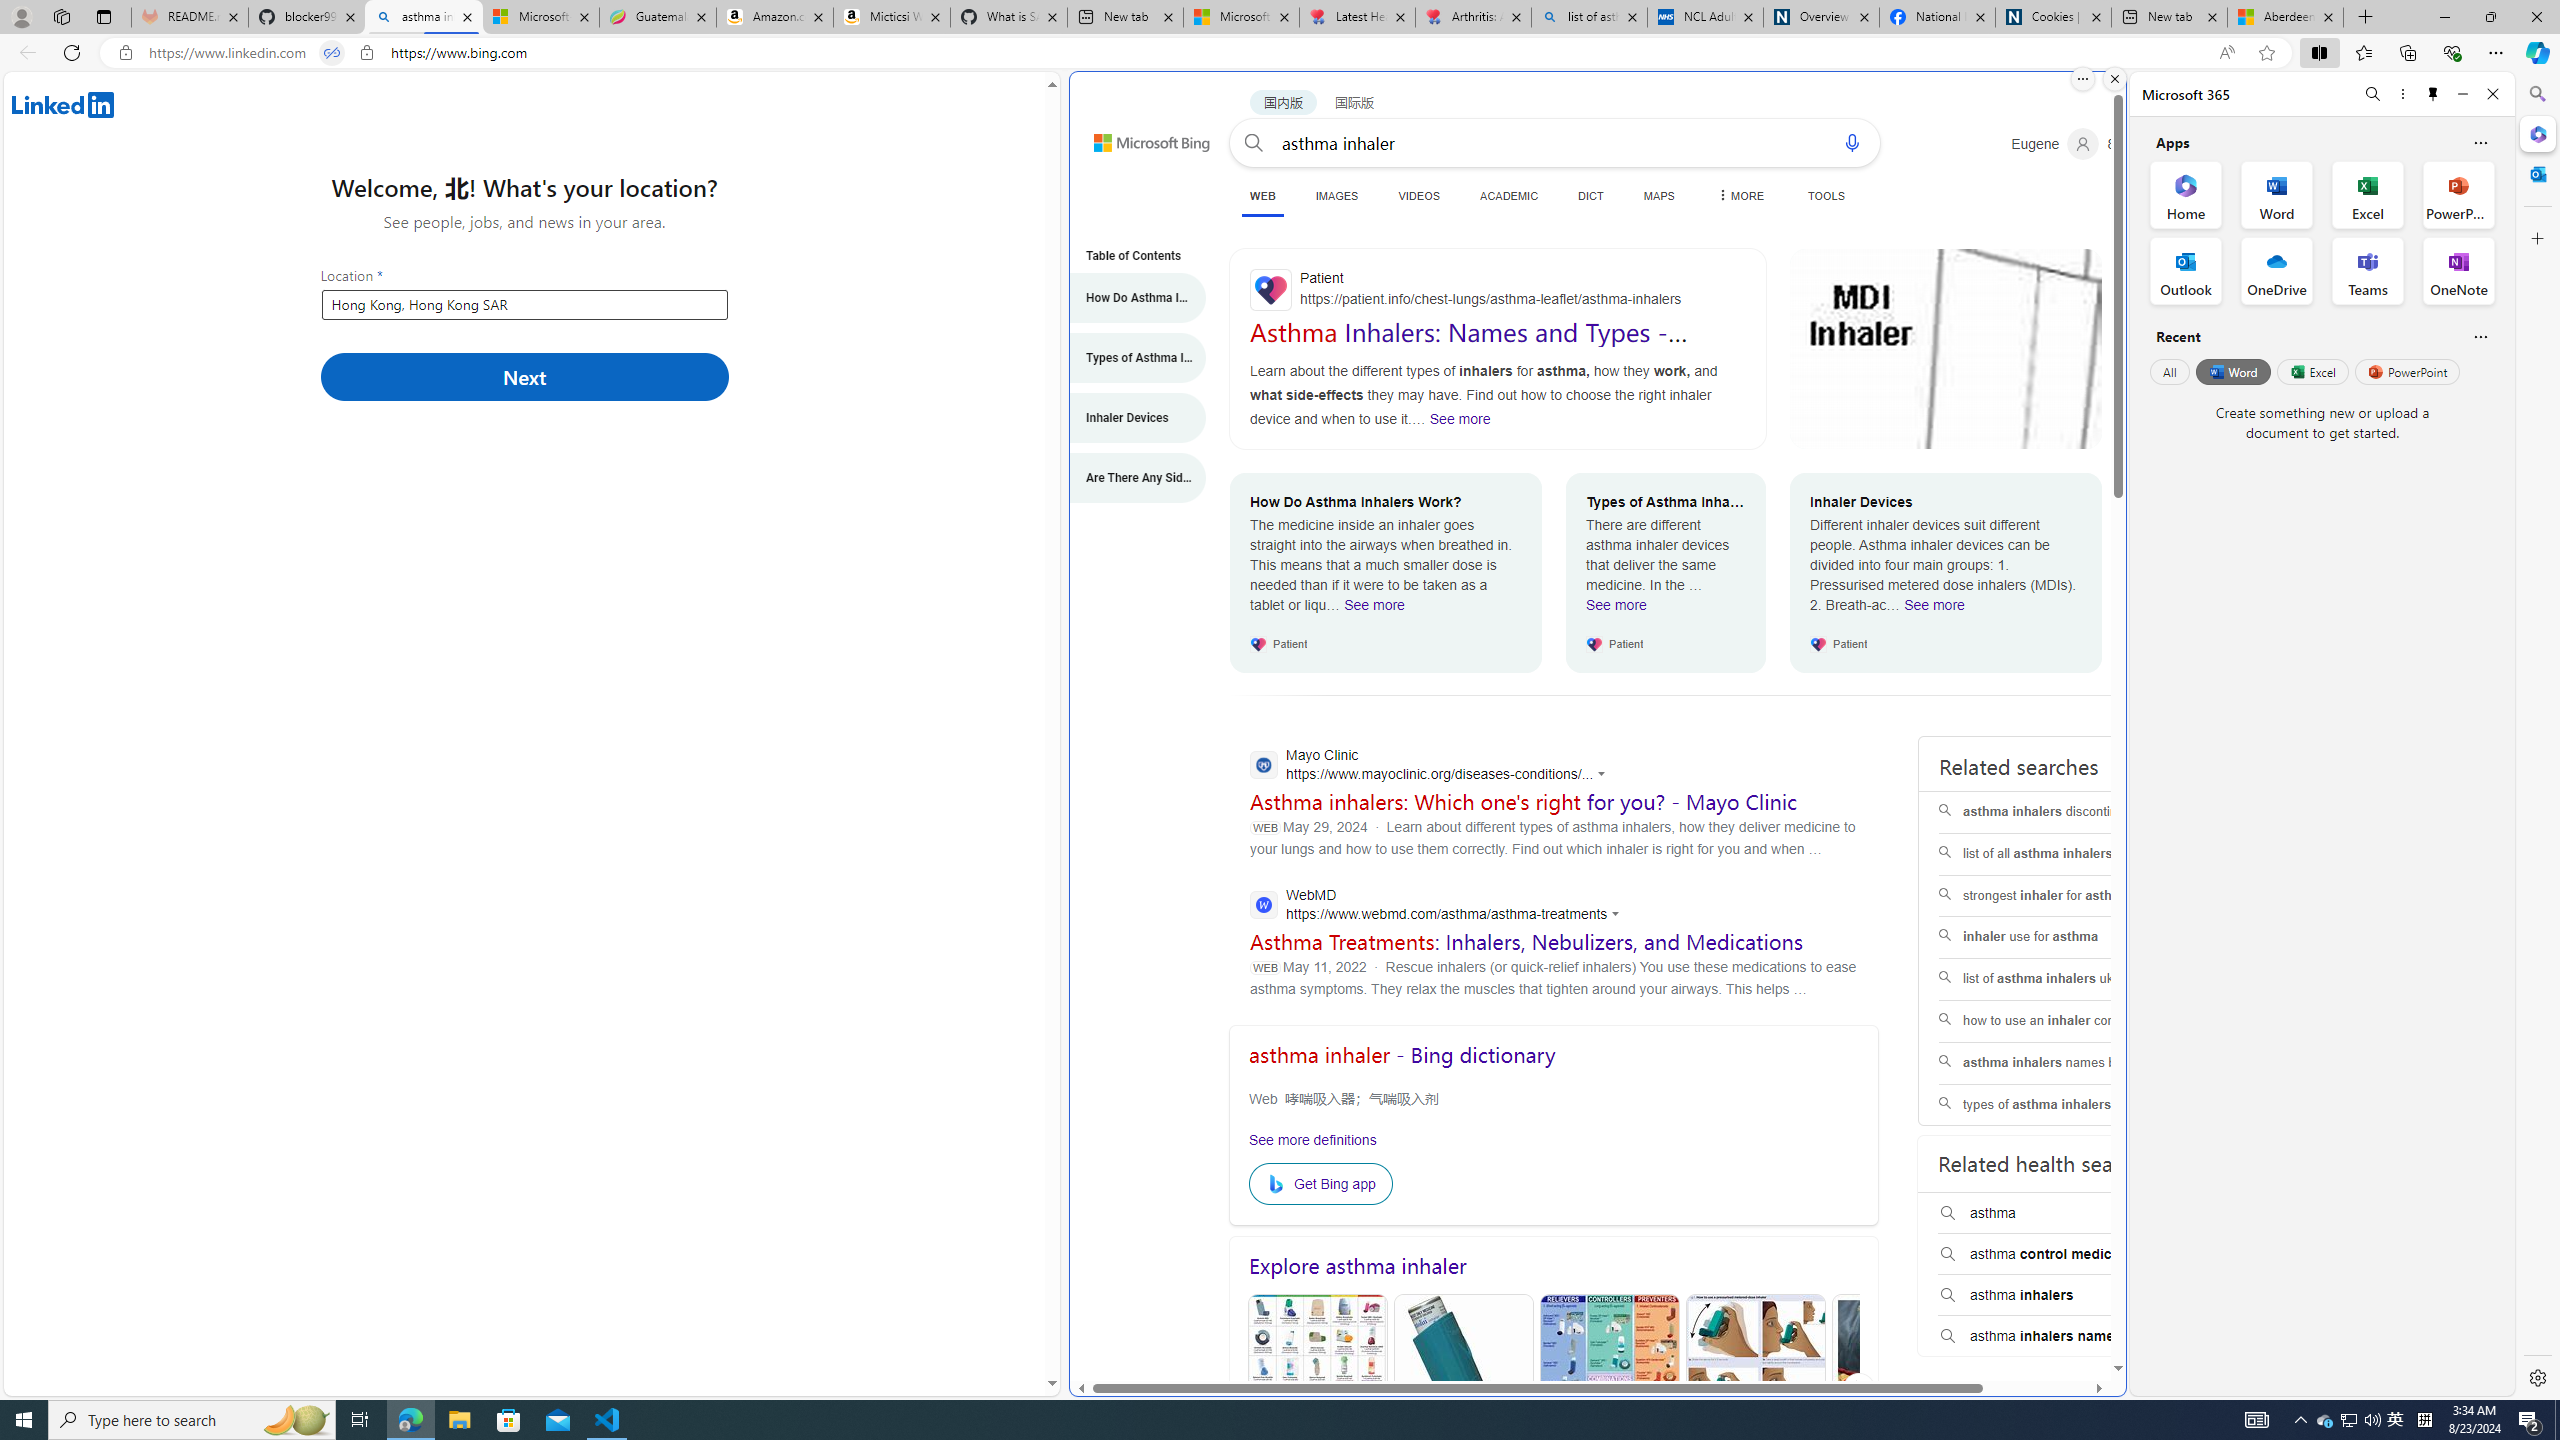  What do you see at coordinates (1467, 345) in the screenshot?
I see `'Asthma Inhalers: Names and Types - Patient'` at bounding box center [1467, 345].